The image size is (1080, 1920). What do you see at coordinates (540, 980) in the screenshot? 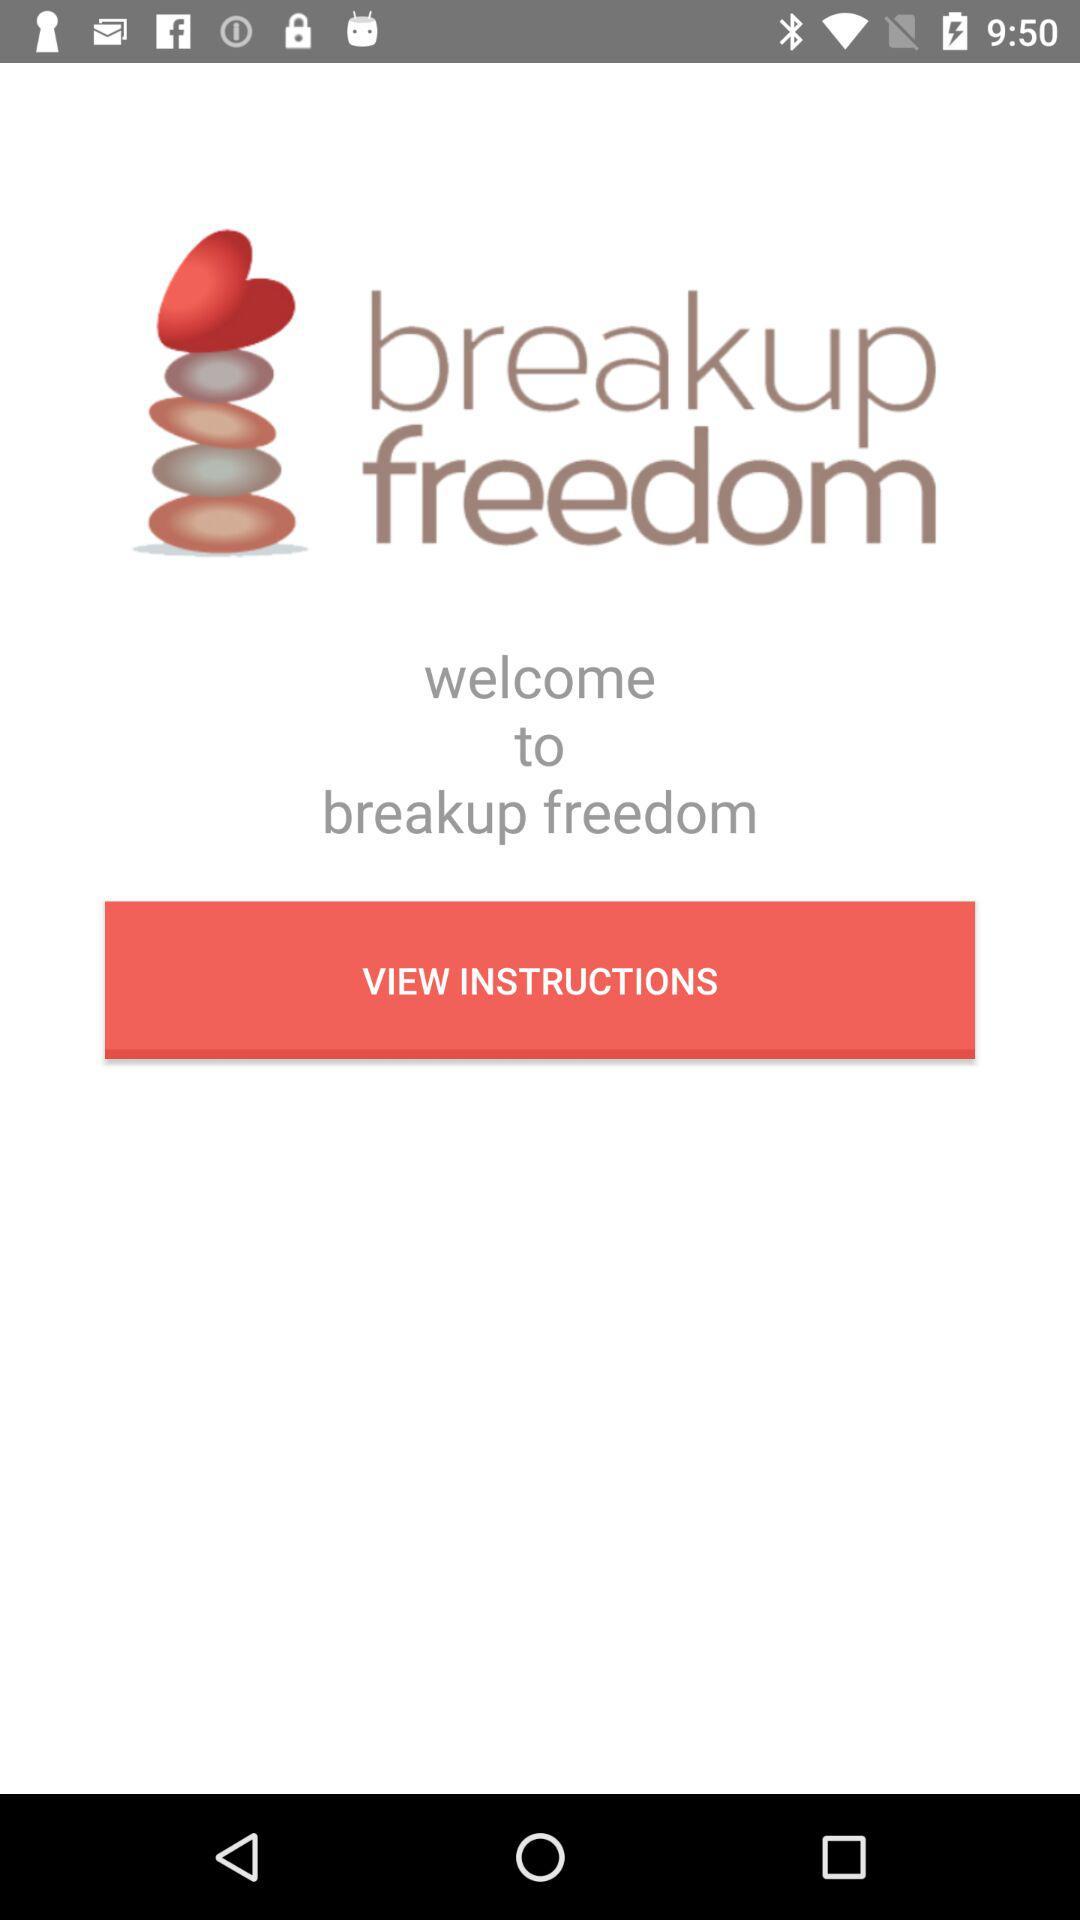
I see `the view instructions button` at bounding box center [540, 980].